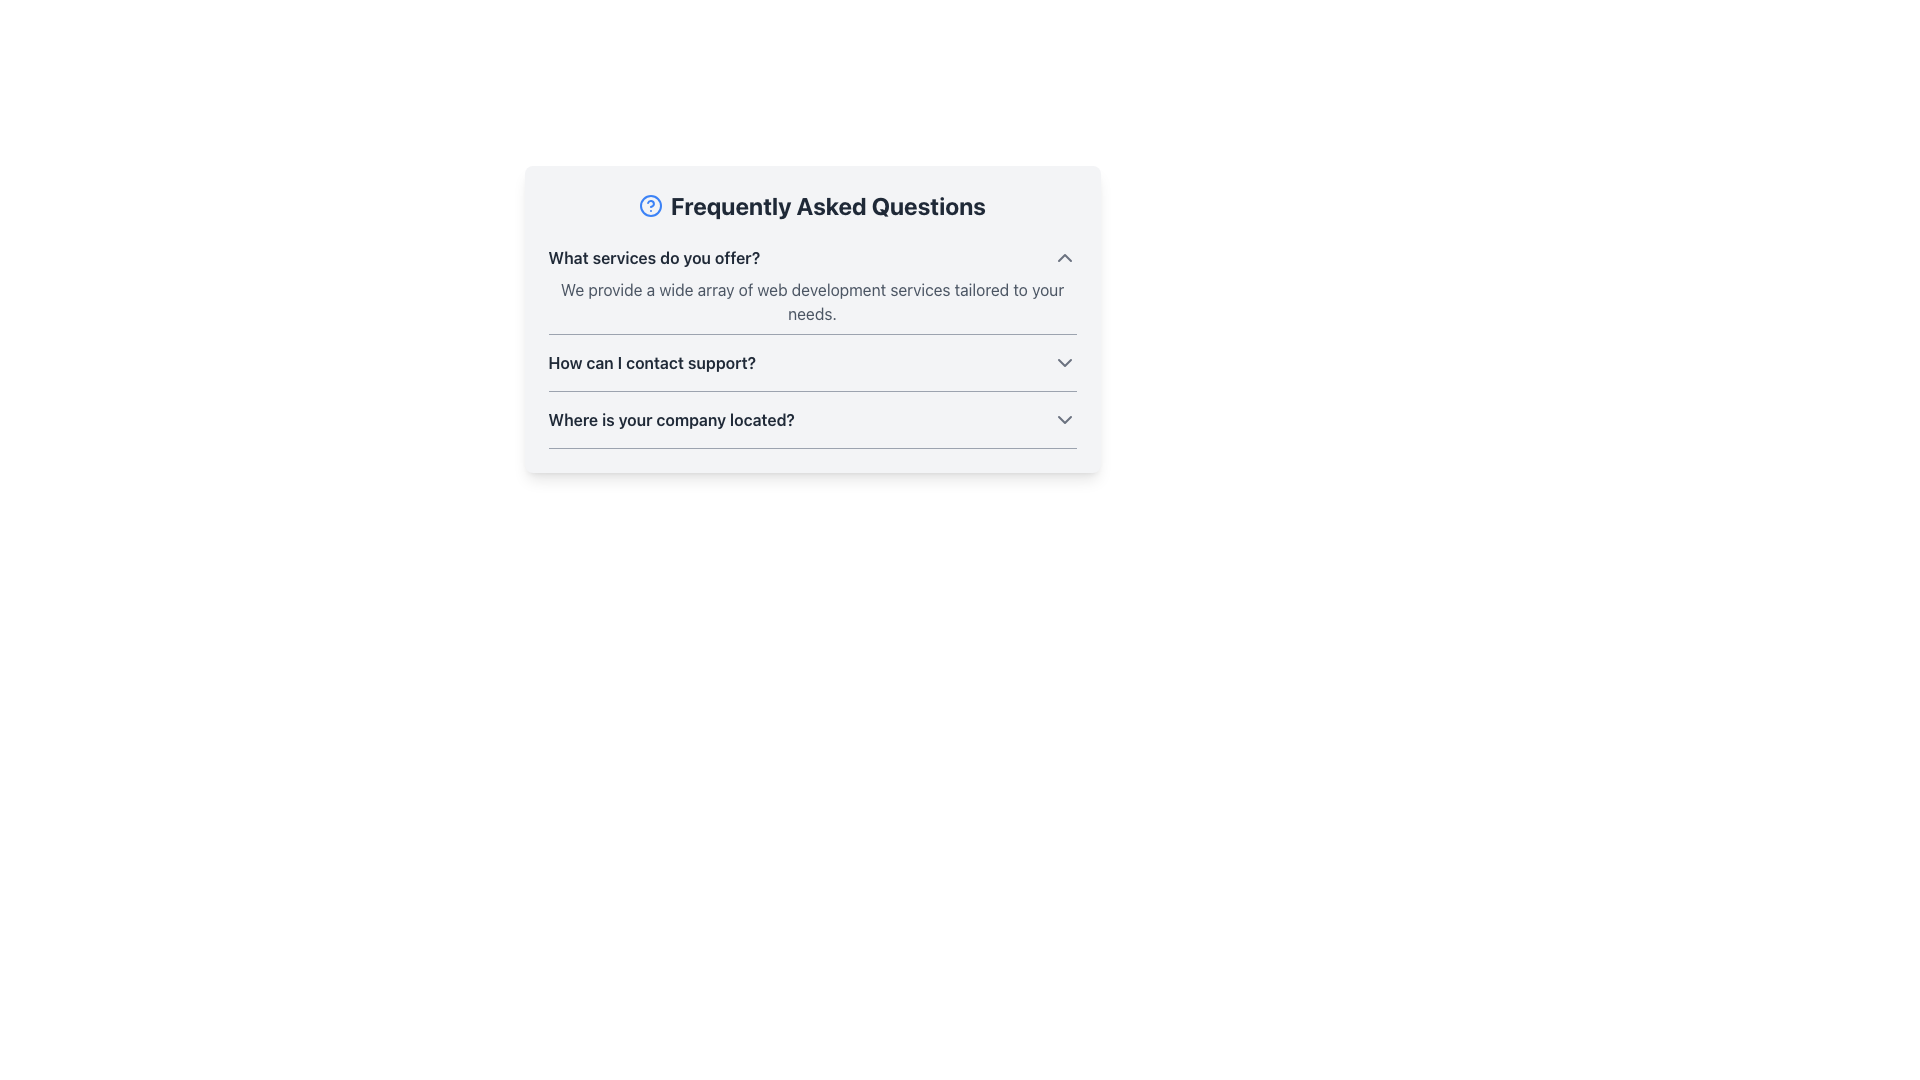 This screenshot has height=1080, width=1920. Describe the element at coordinates (651, 205) in the screenshot. I see `the help or FAQ icon located to the left of the 'Frequently Asked Questions' title in the application's header` at that location.